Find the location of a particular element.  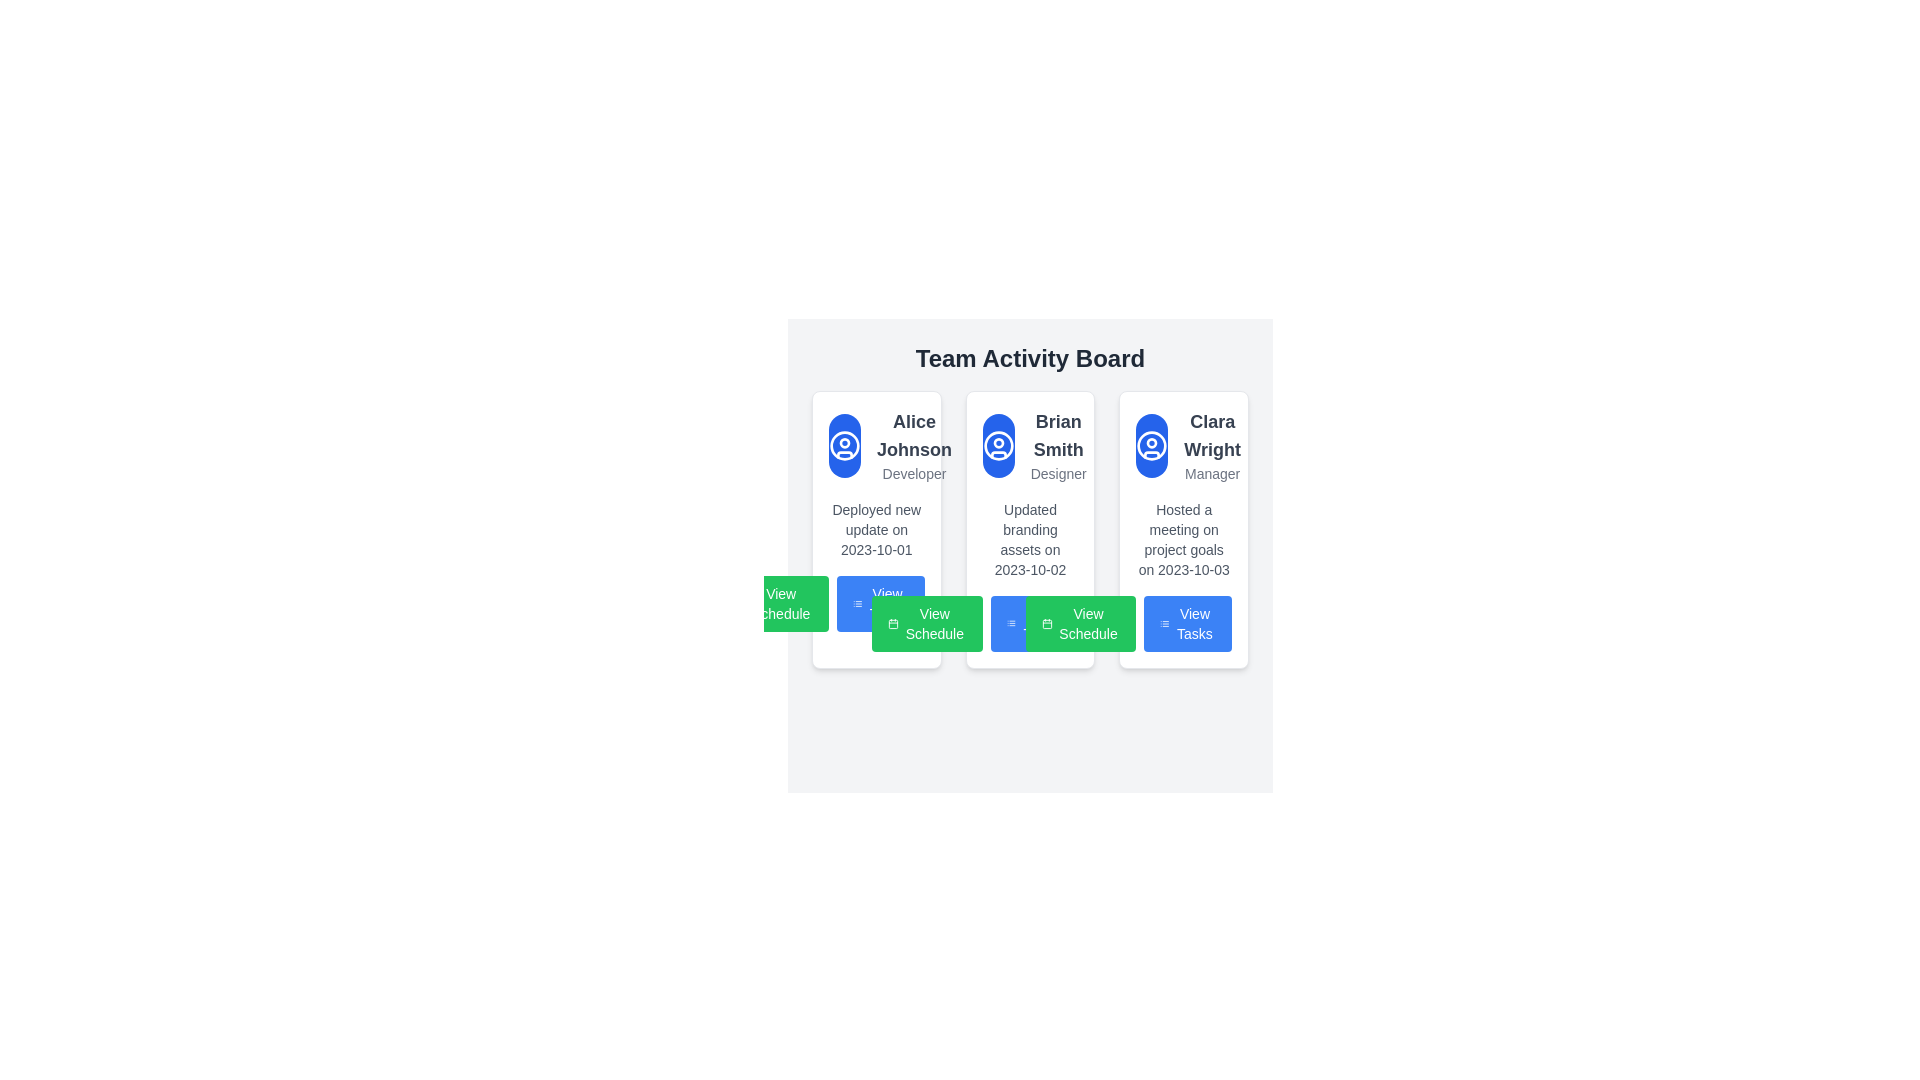

the large blue circular SVG Circle that serves as the outer frame of the avatar icon in the leftmost card of the 'Team Activity Board' is located at coordinates (844, 445).